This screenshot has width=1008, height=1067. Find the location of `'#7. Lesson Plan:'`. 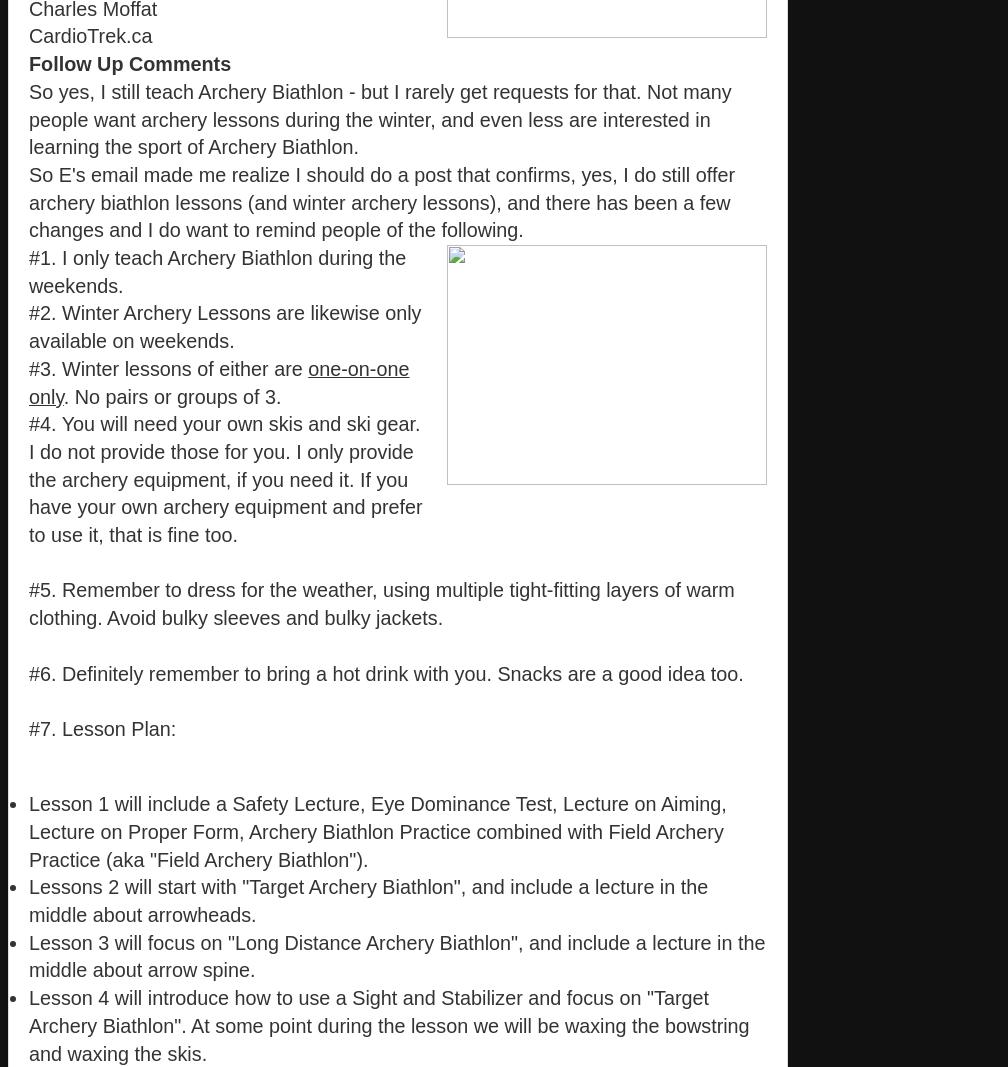

'#7. Lesson Plan:' is located at coordinates (102, 727).